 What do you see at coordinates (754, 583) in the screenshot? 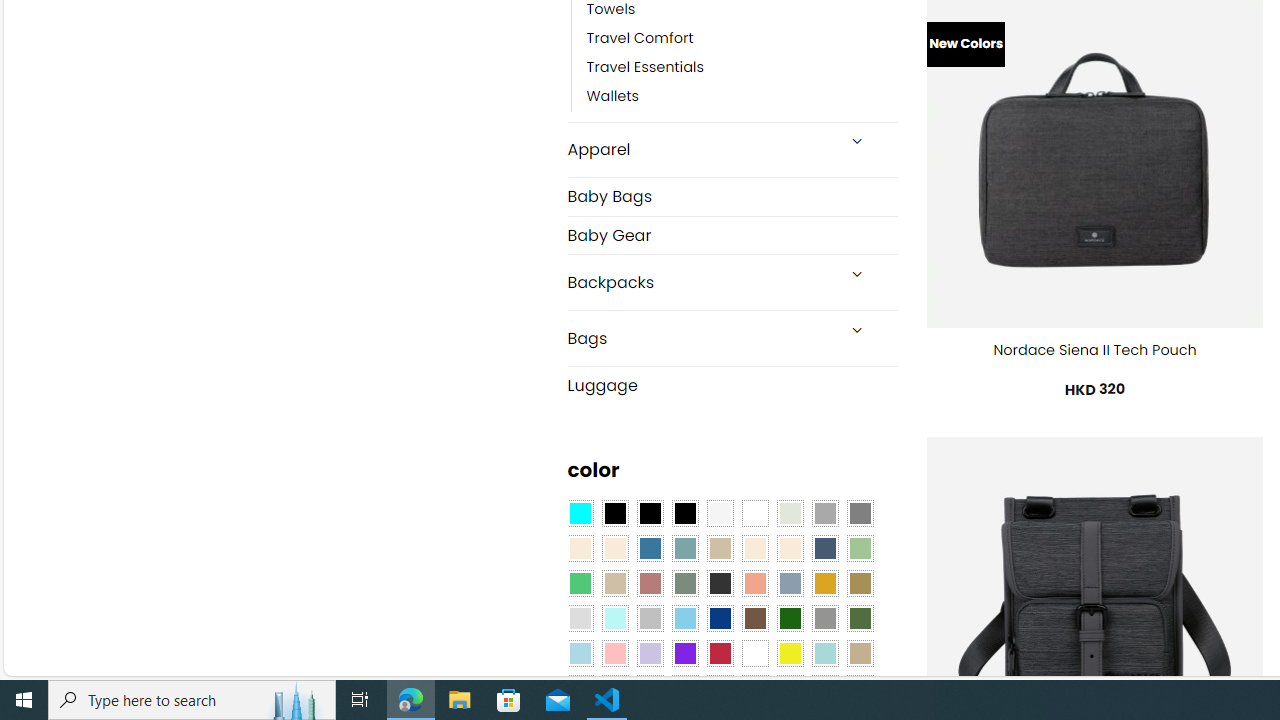
I see `'Coral'` at bounding box center [754, 583].